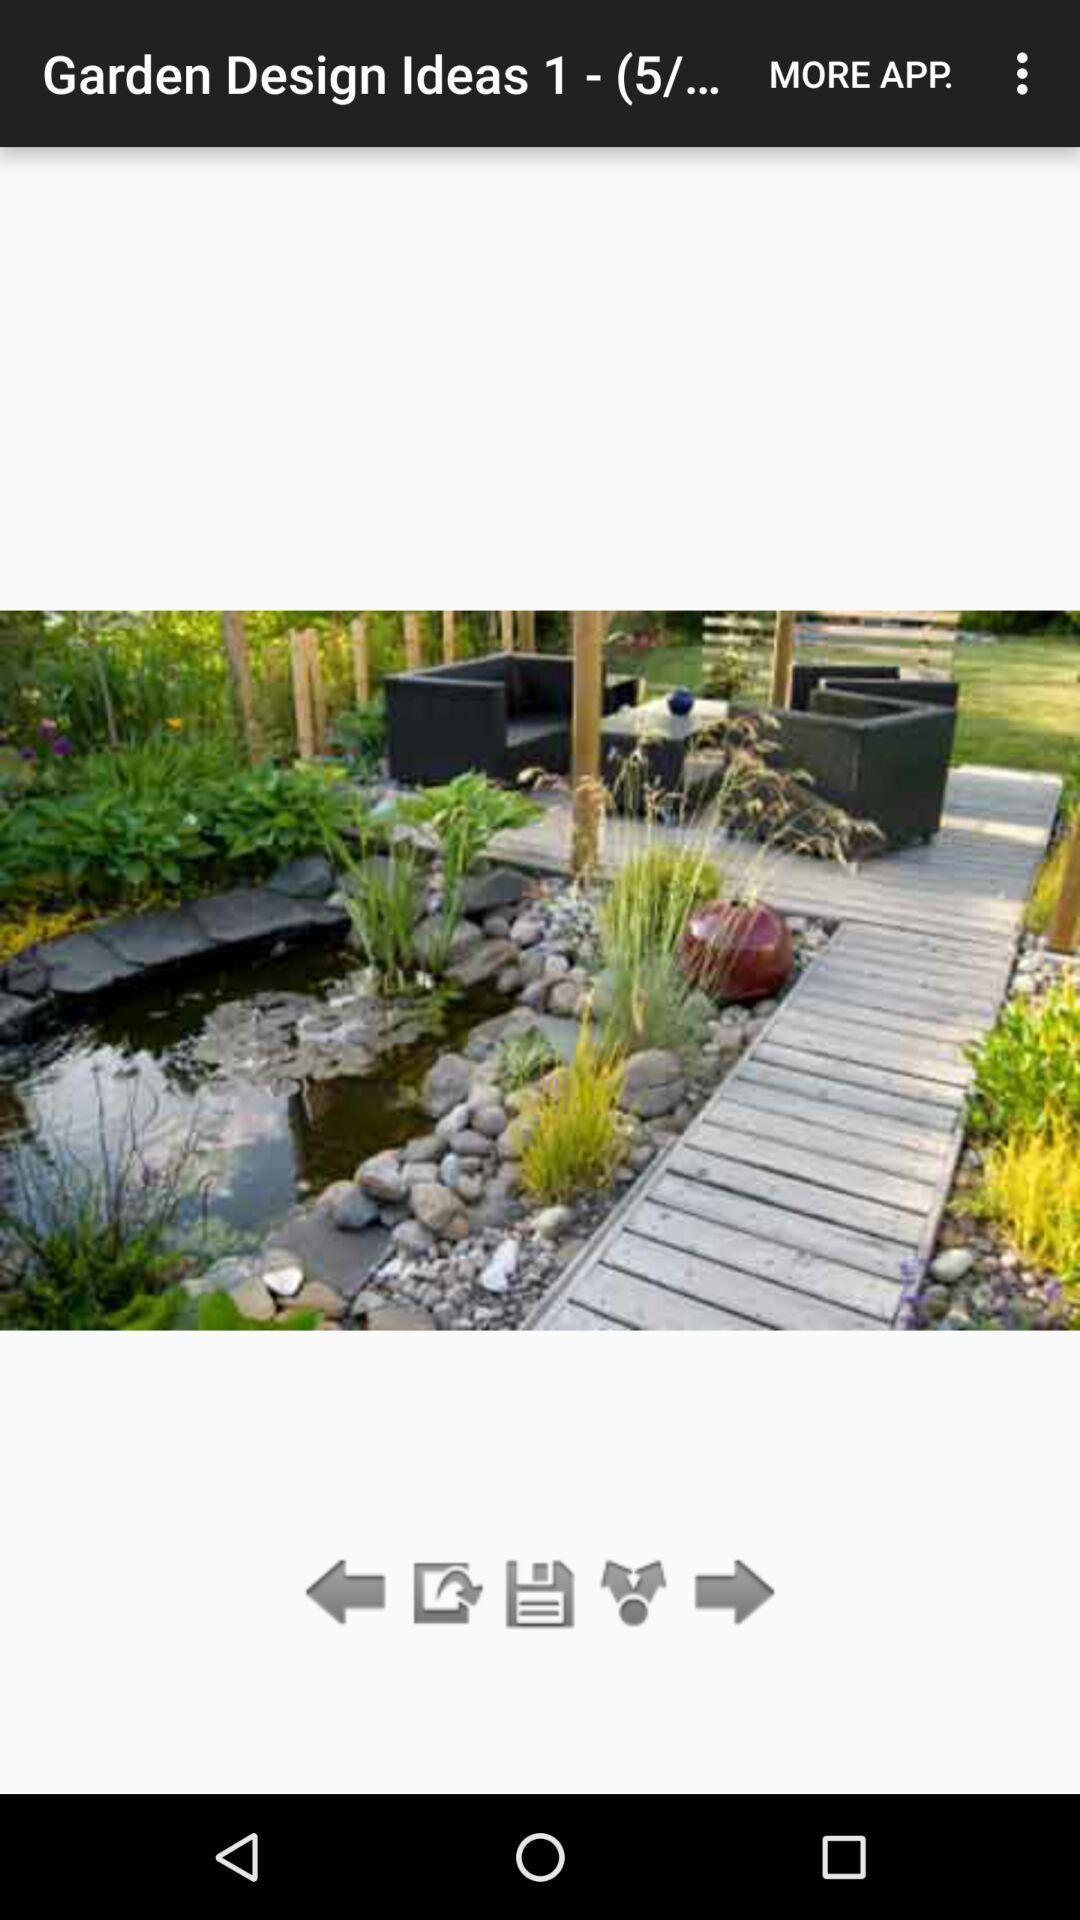  I want to click on image, so click(540, 1593).